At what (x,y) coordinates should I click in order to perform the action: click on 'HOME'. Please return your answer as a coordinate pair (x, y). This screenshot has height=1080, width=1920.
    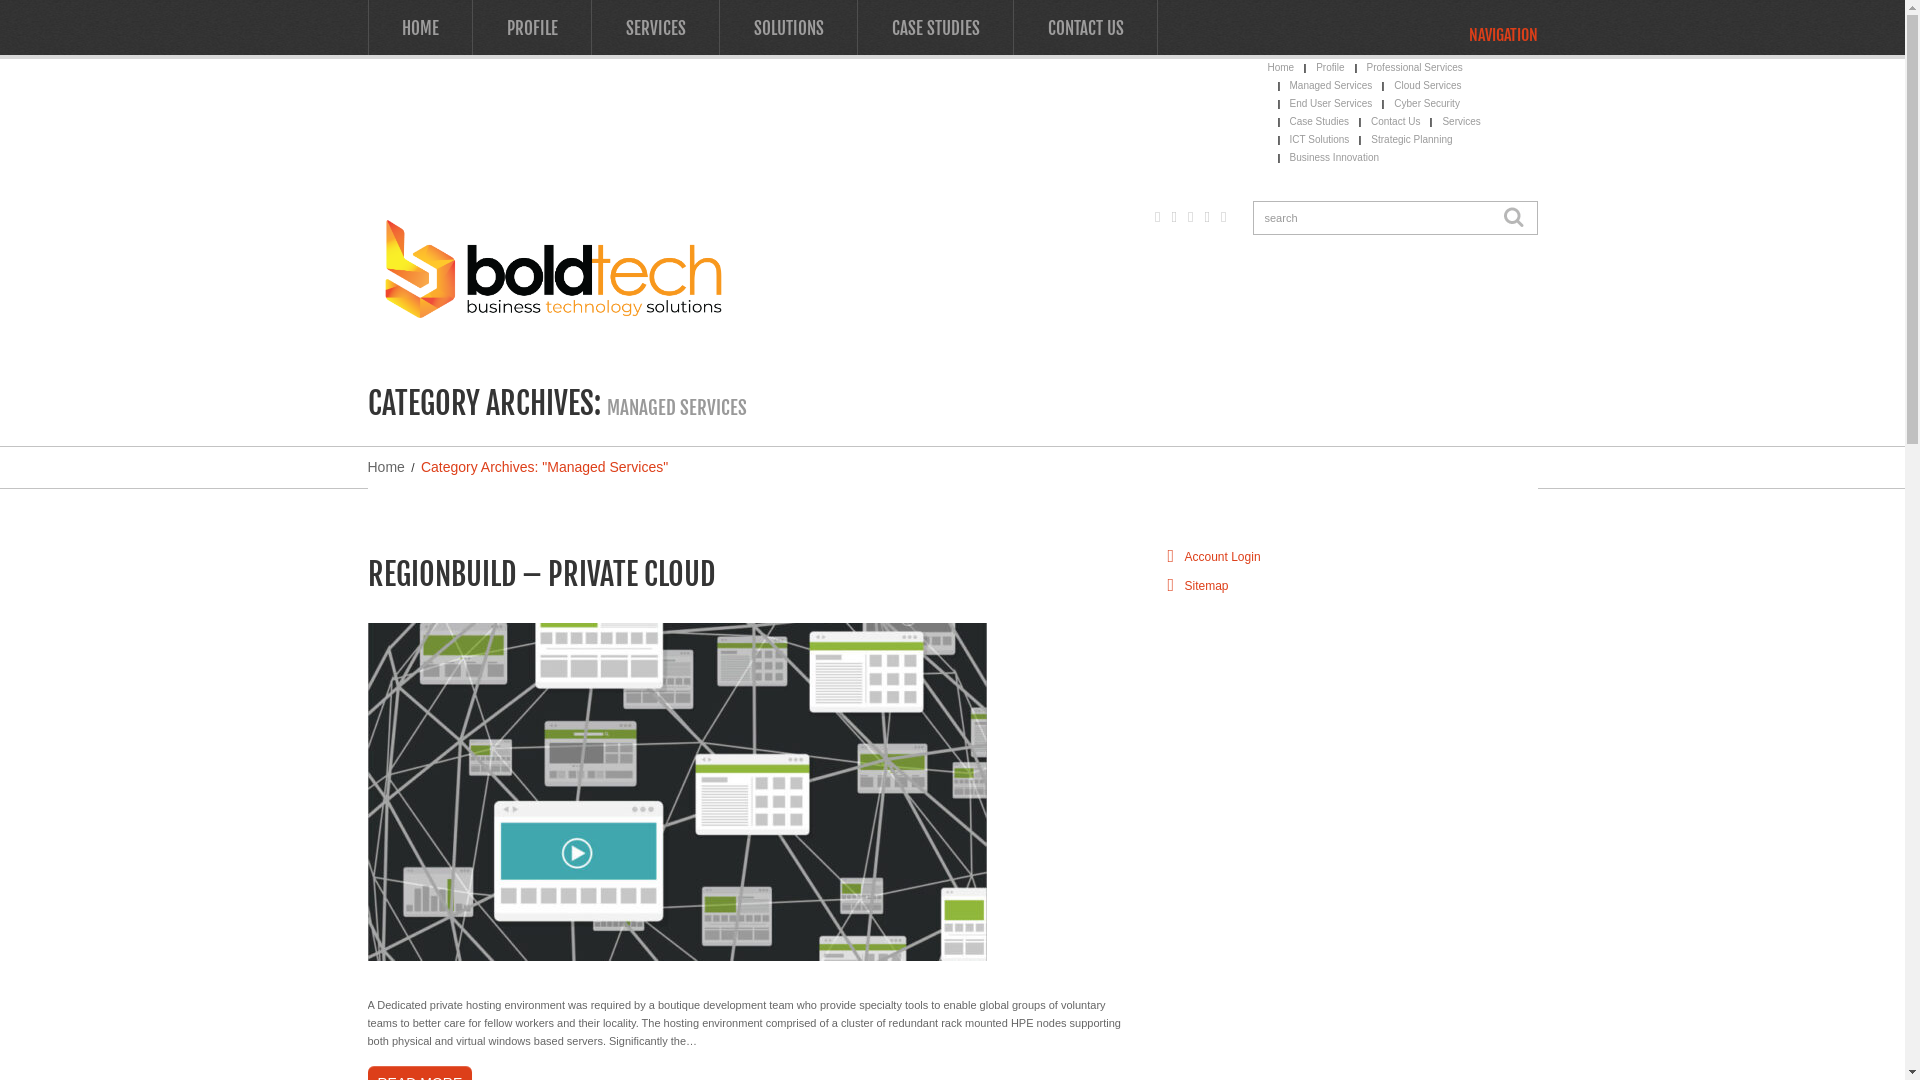
    Looking at the image, I should click on (419, 27).